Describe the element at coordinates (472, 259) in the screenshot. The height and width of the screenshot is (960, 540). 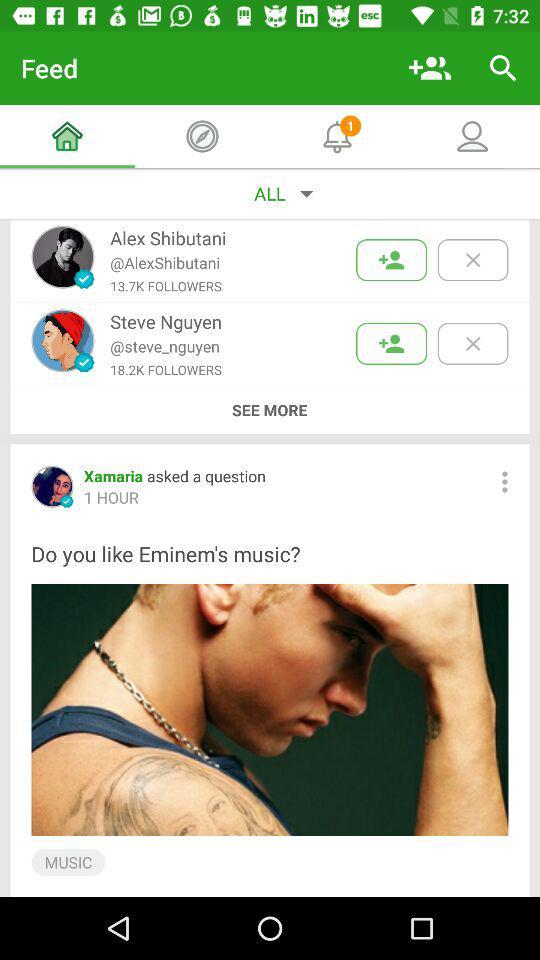
I see `cancel action` at that location.